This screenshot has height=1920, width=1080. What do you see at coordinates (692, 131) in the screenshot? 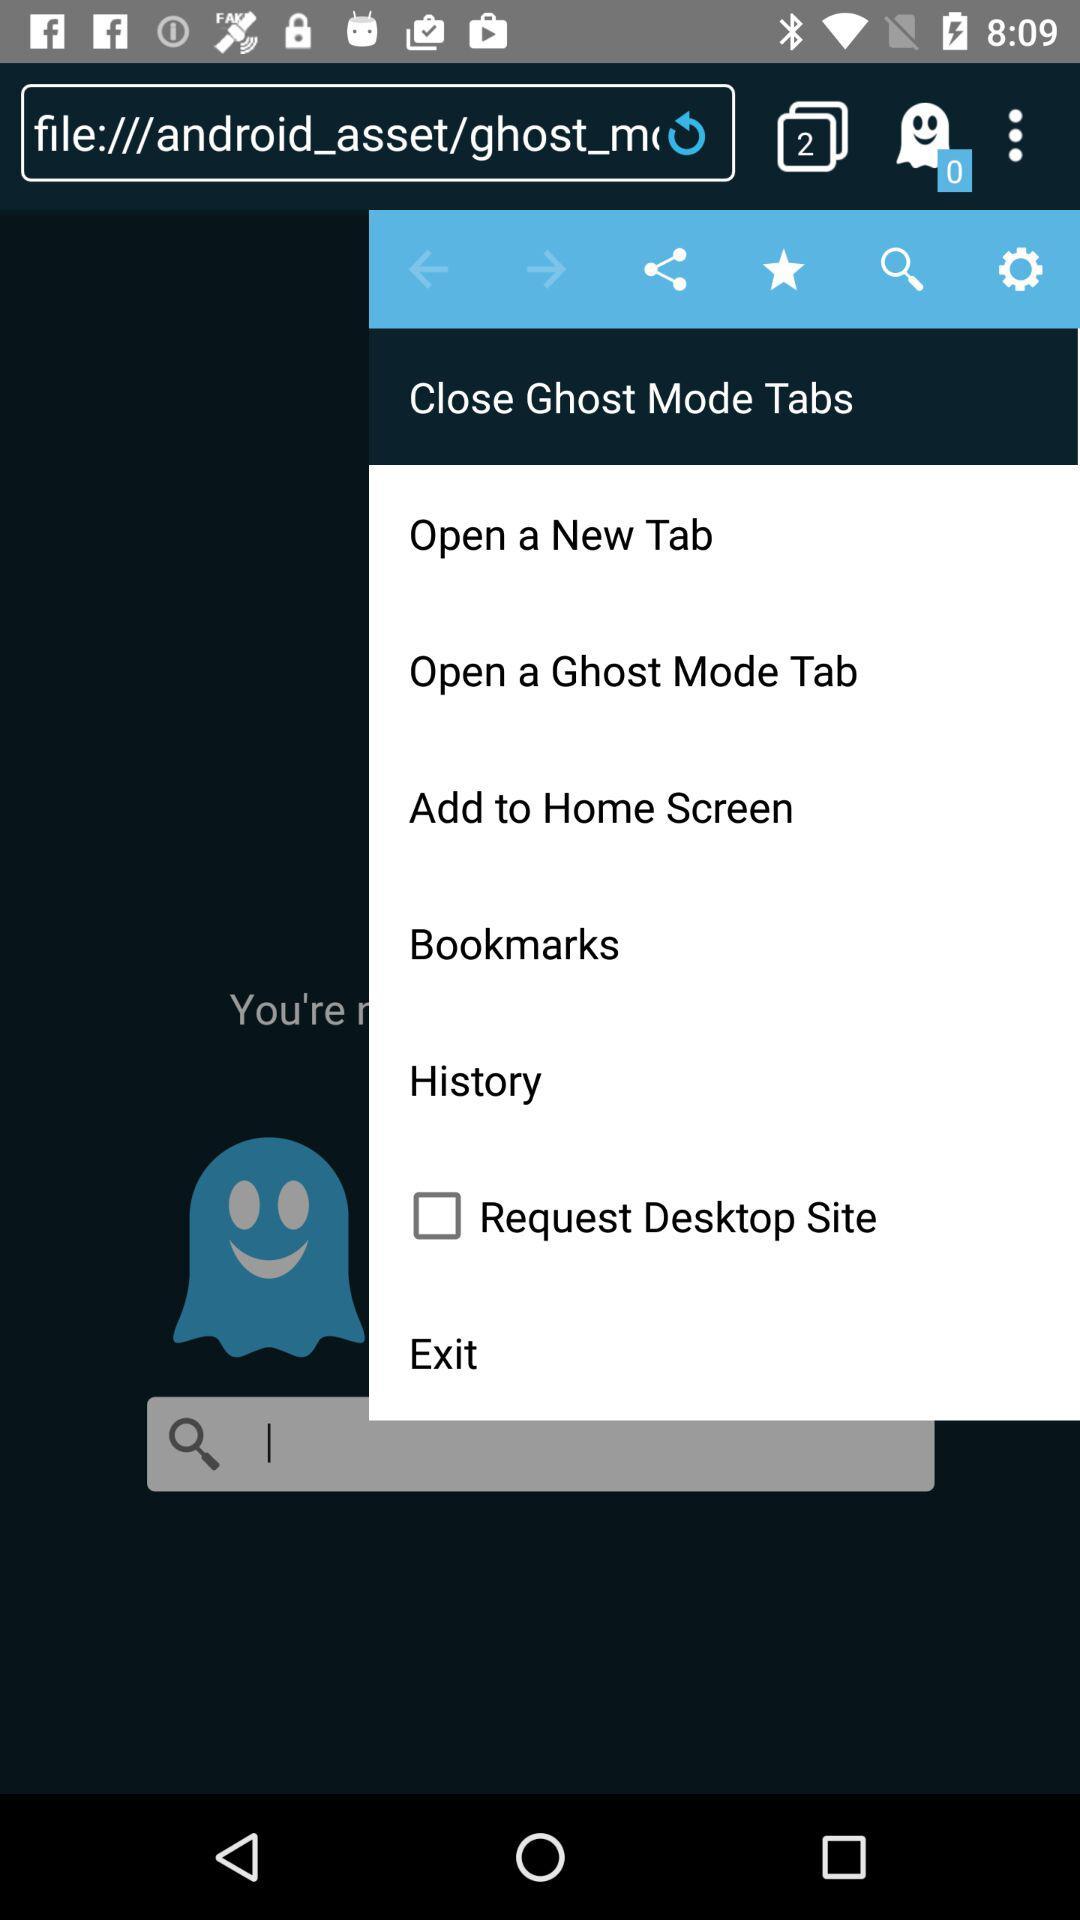
I see `refresh the page` at bounding box center [692, 131].